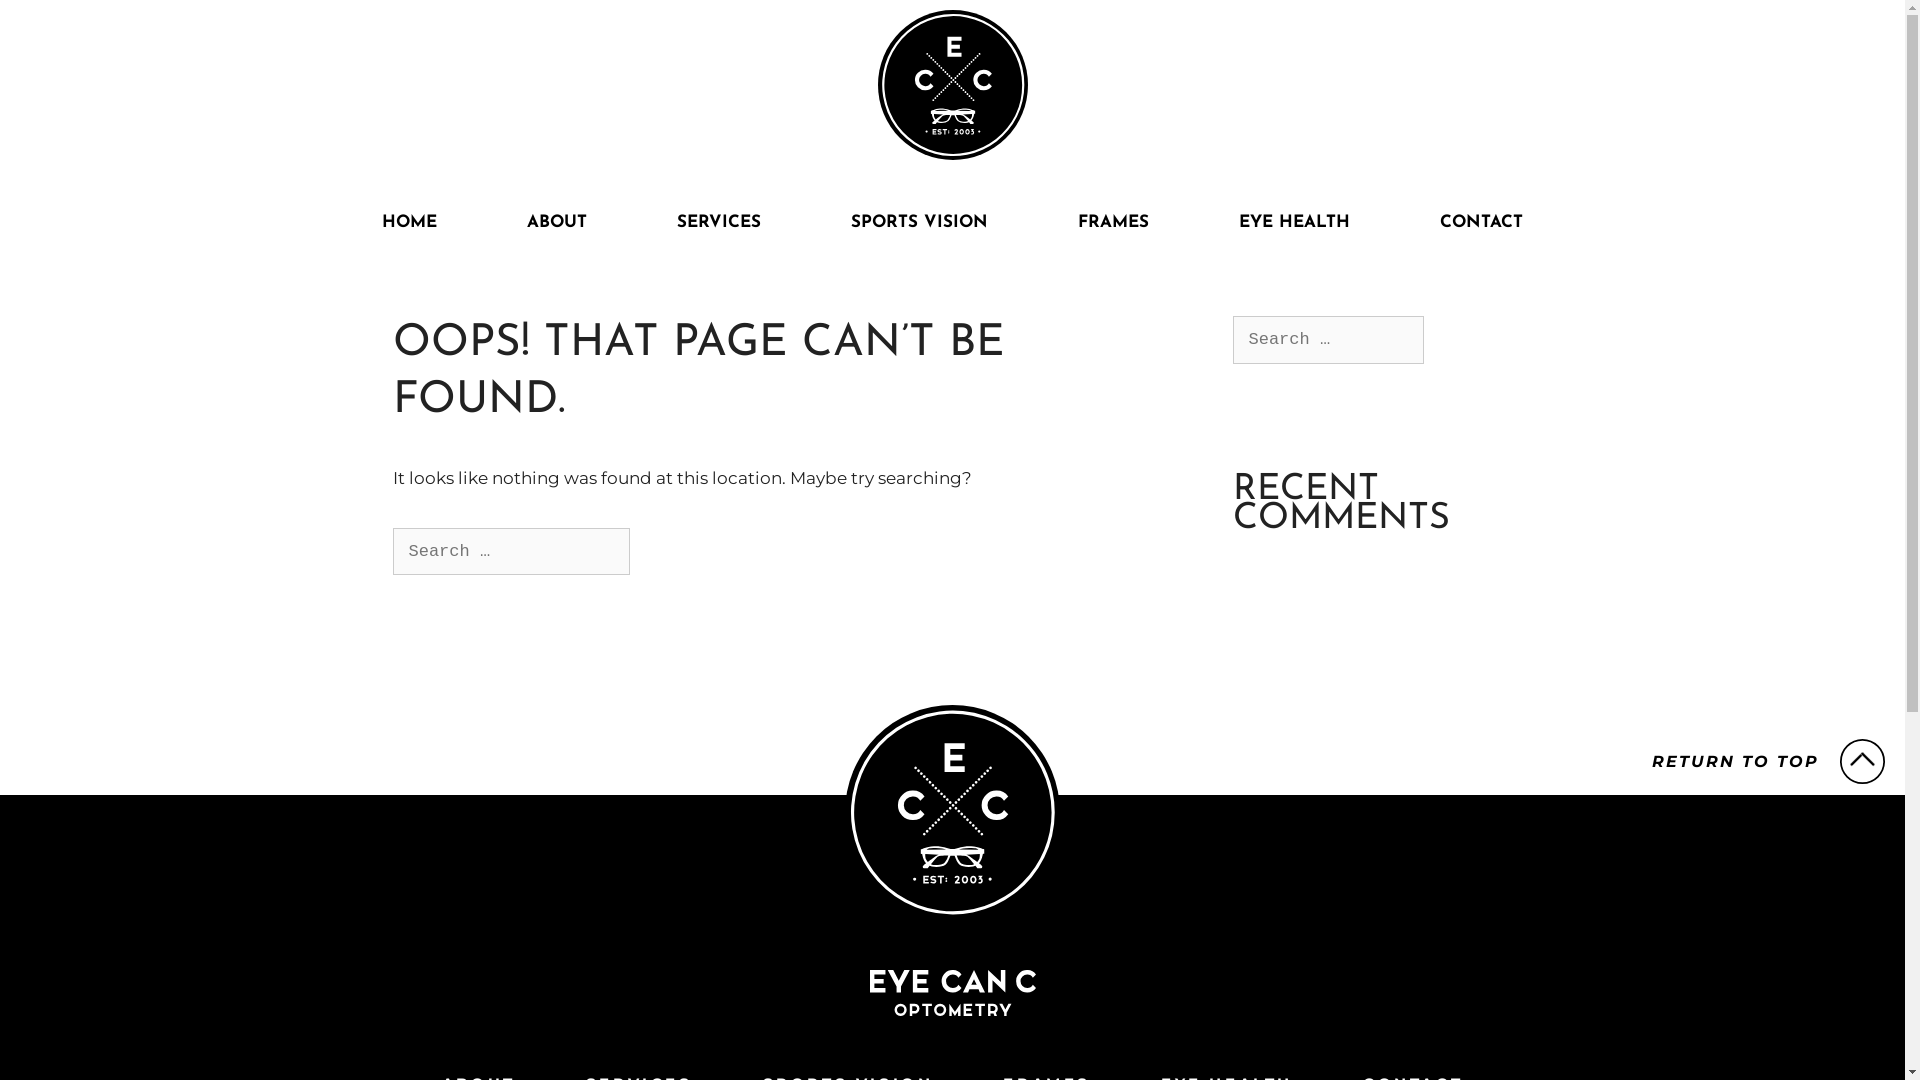 The width and height of the screenshot is (1920, 1080). What do you see at coordinates (1194, 223) in the screenshot?
I see `'EYE HEALTH'` at bounding box center [1194, 223].